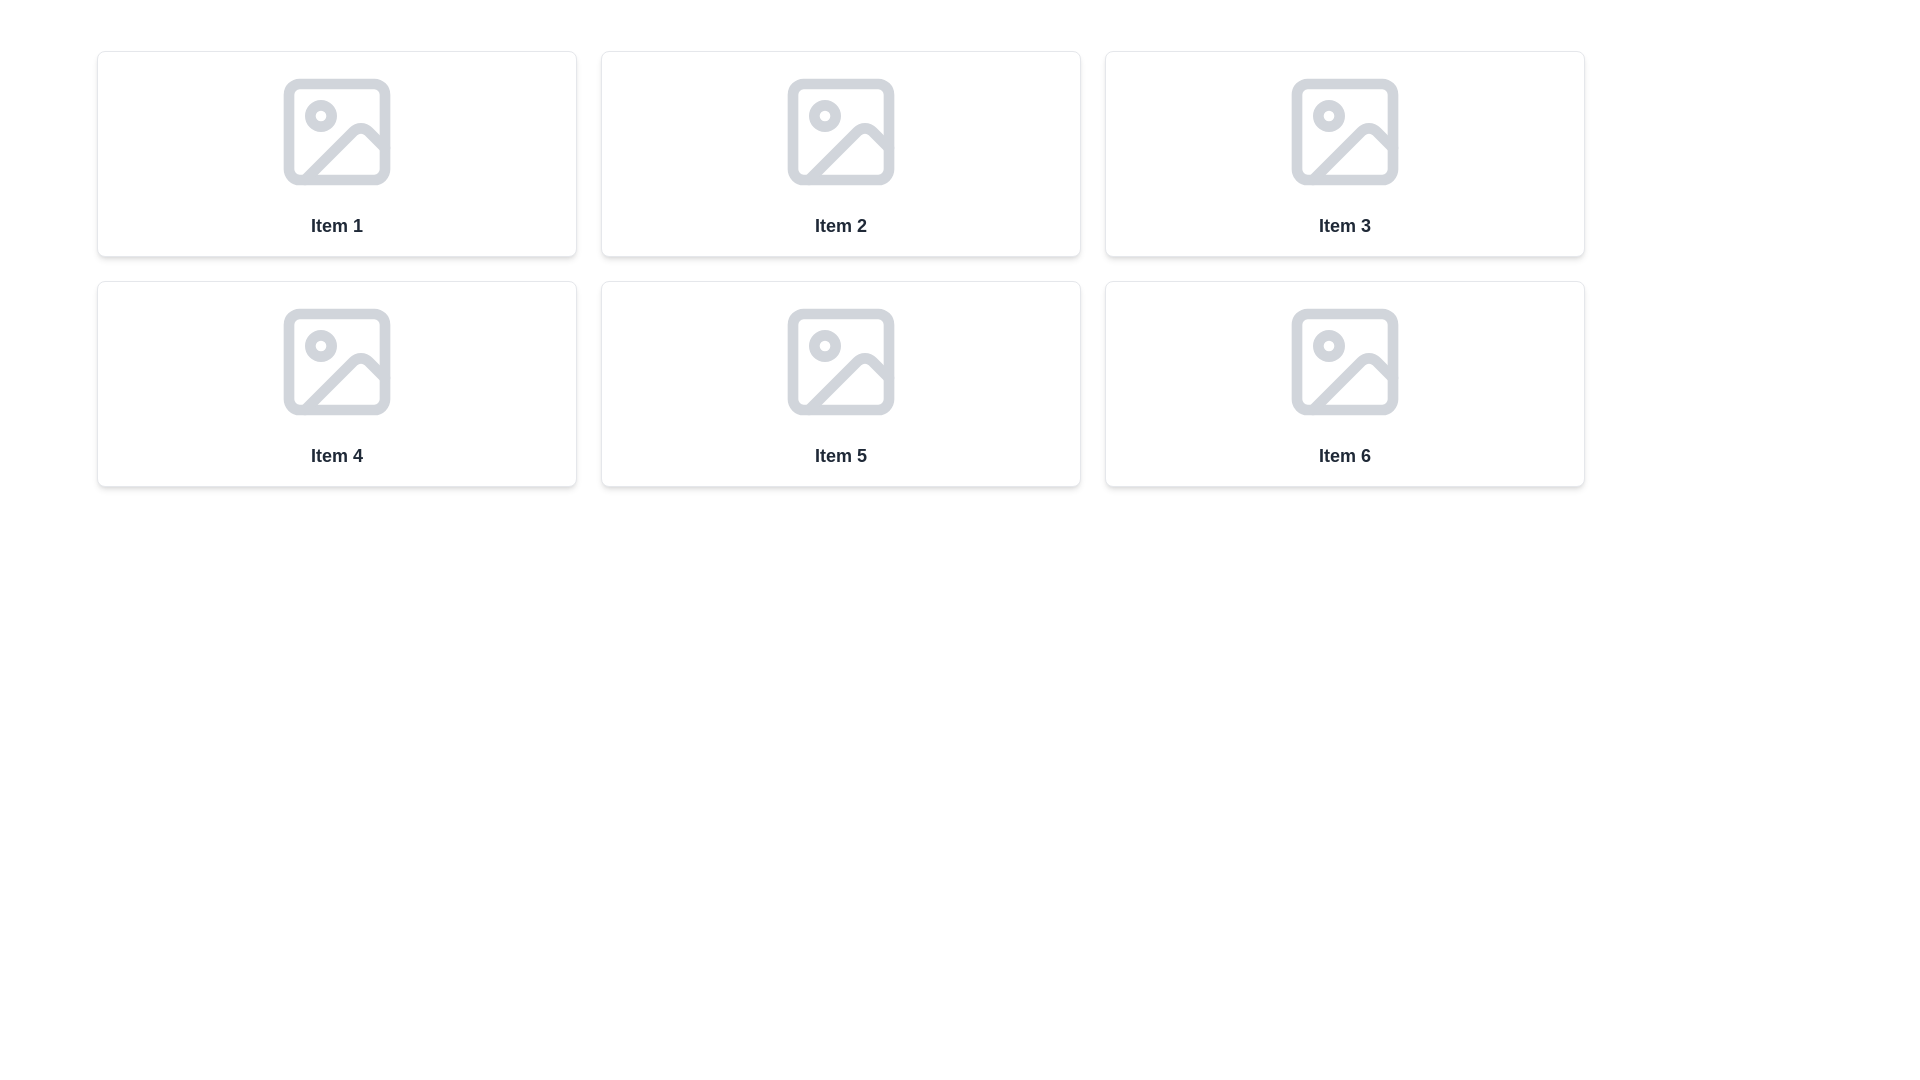 Image resolution: width=1920 pixels, height=1080 pixels. What do you see at coordinates (336, 131) in the screenshot?
I see `the highlighted rectangular area inside the thumbnail image labeled 'Item 1' in the top-left corner of the grid layout` at bounding box center [336, 131].